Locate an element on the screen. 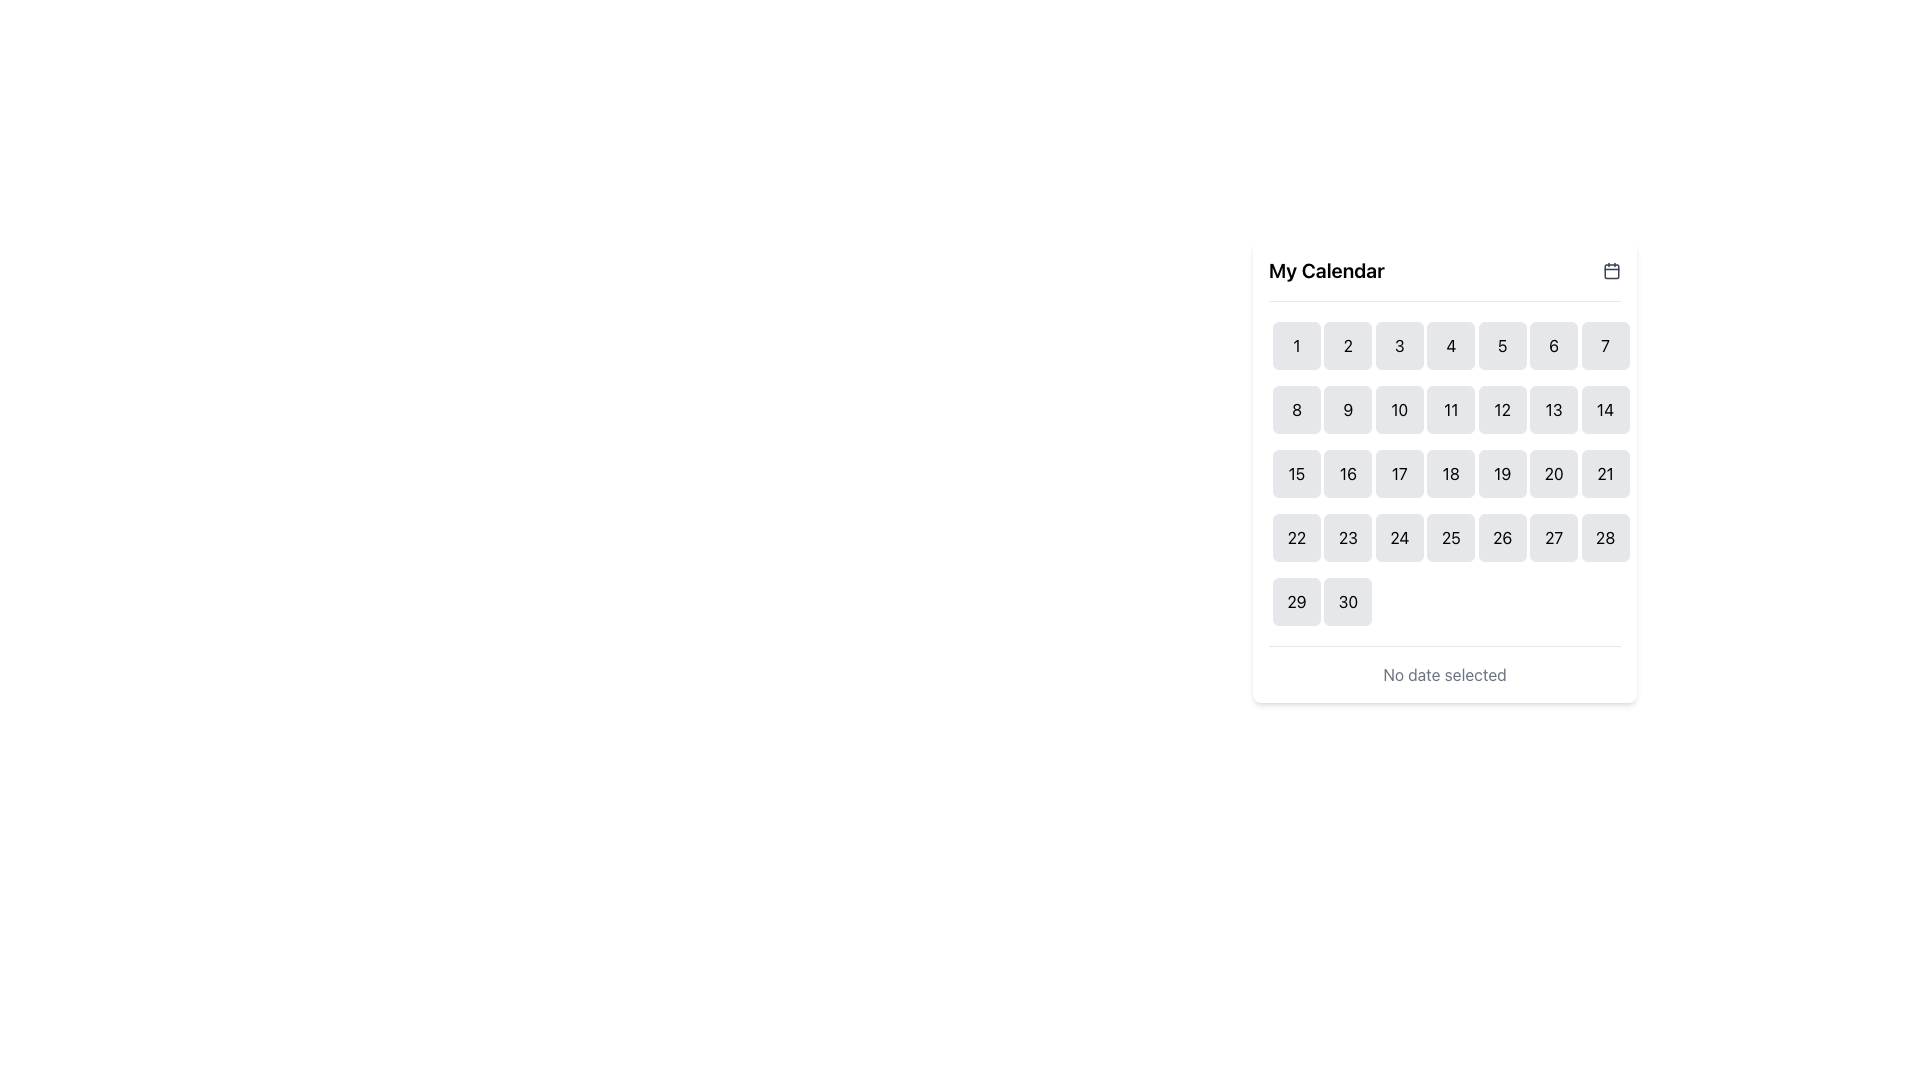 Image resolution: width=1920 pixels, height=1080 pixels. the square button displaying the number '3' with a grey background and rounded corners in the 'My Calendar' grid is located at coordinates (1398, 345).